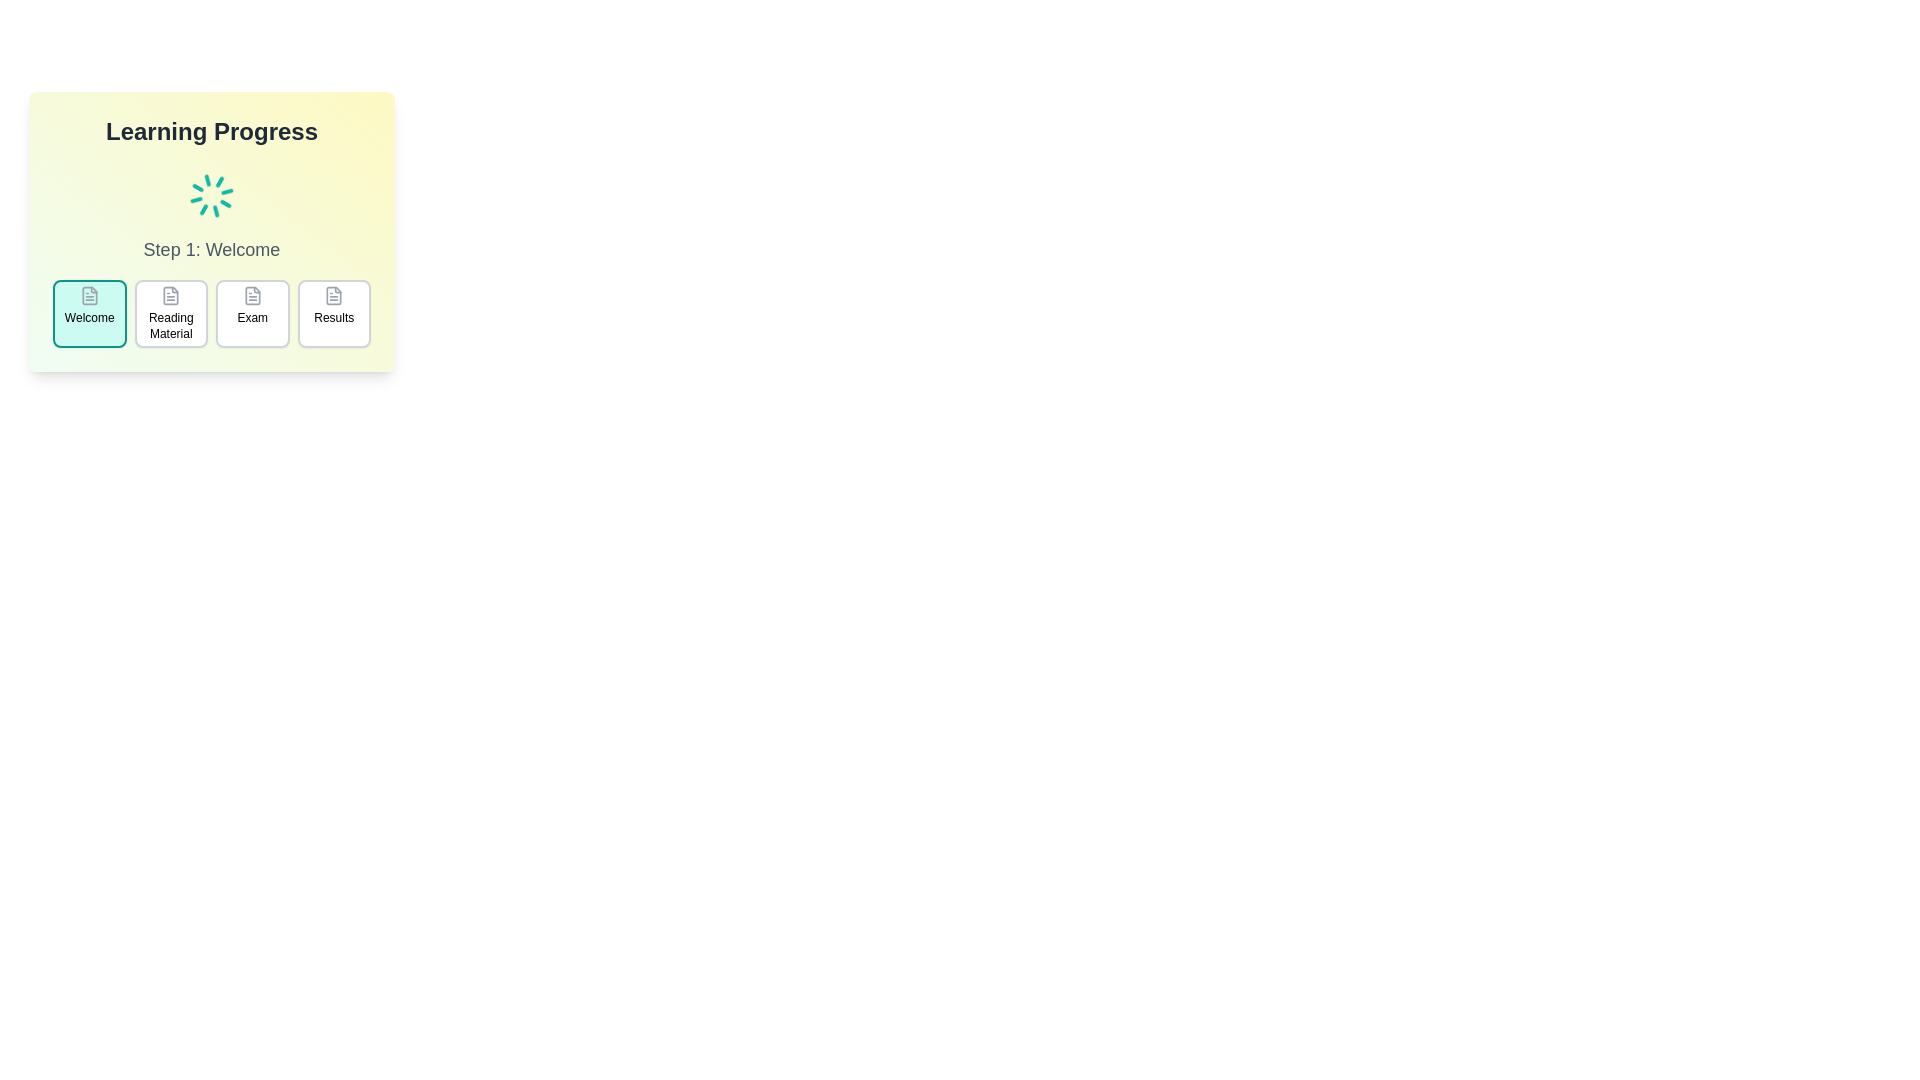 The height and width of the screenshot is (1080, 1920). I want to click on the second button from the left in the group of four buttons, located in the yellow-tinted panel labeled 'Learning Progress', for accessibility purposes, so click(171, 313).